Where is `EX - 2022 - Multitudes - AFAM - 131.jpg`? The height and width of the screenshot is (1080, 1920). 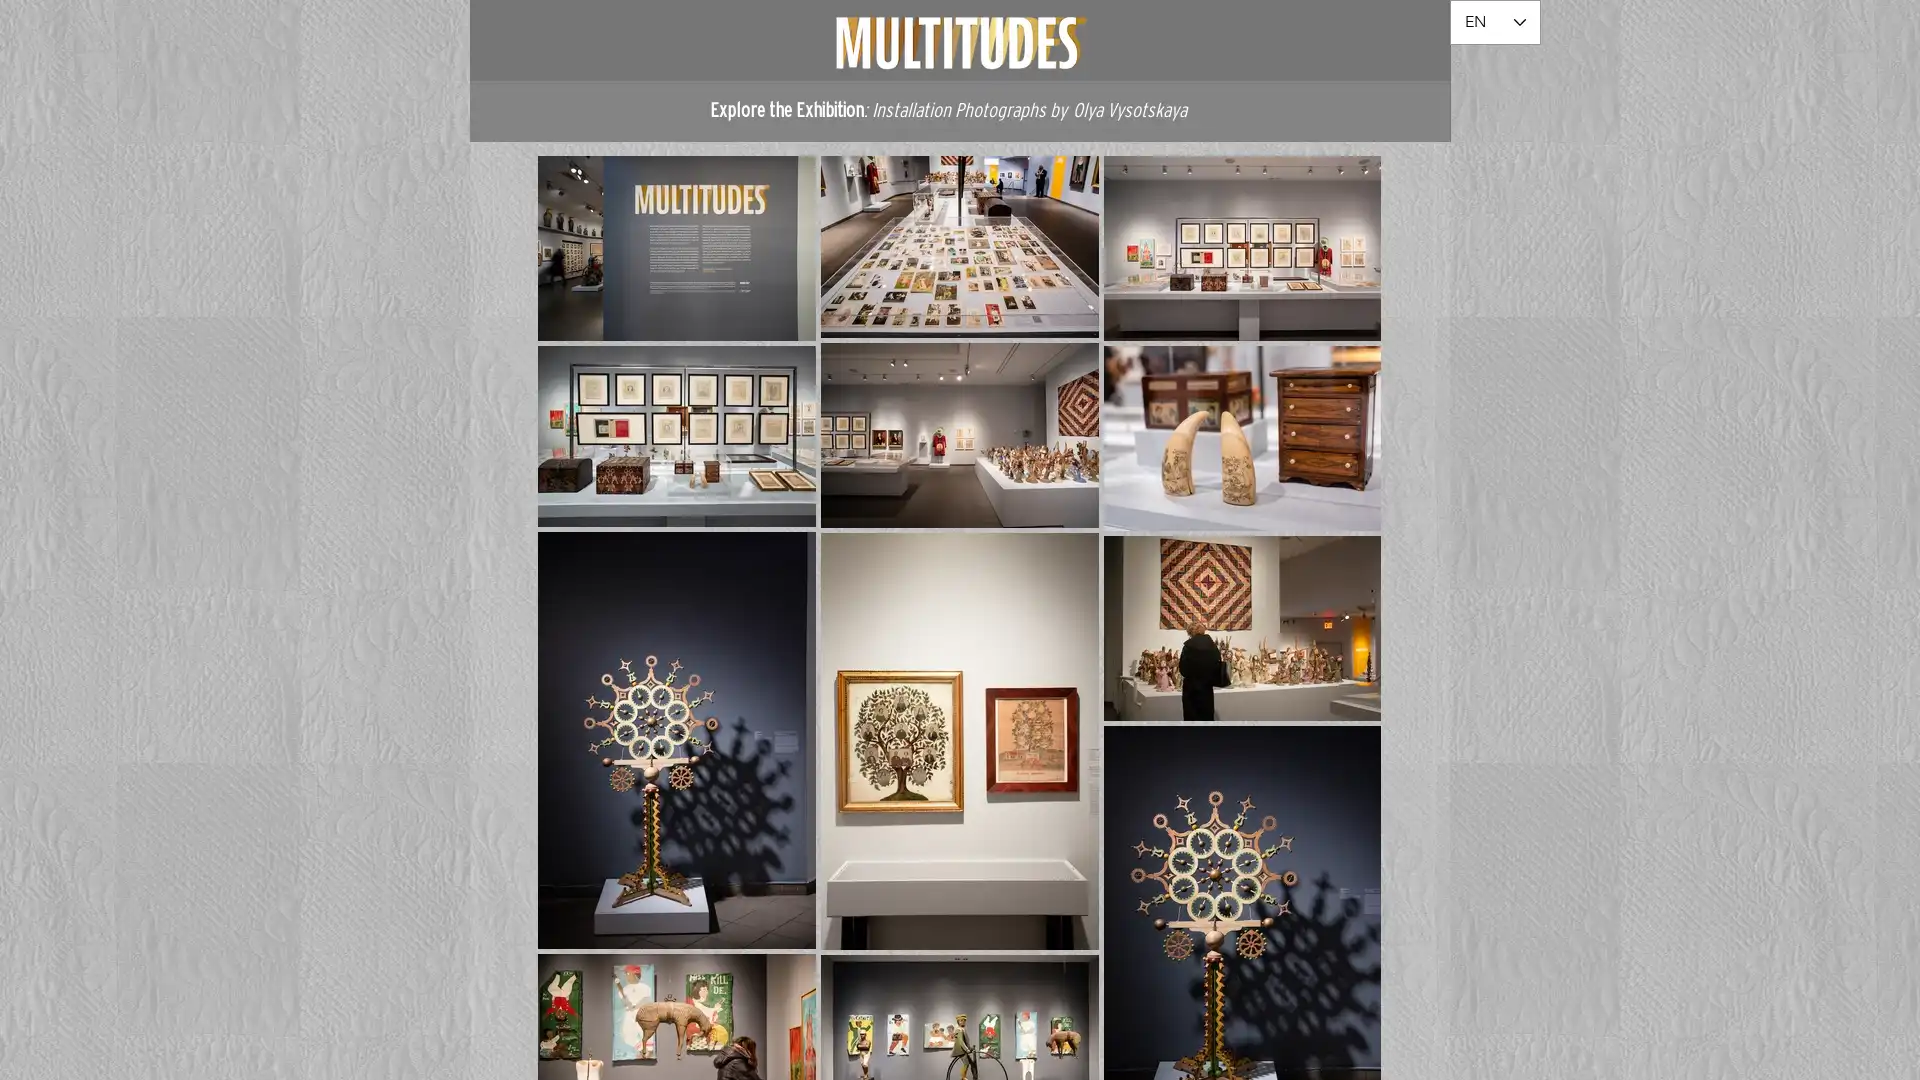
EX - 2022 - Multitudes - AFAM - 131.jpg is located at coordinates (1241, 627).